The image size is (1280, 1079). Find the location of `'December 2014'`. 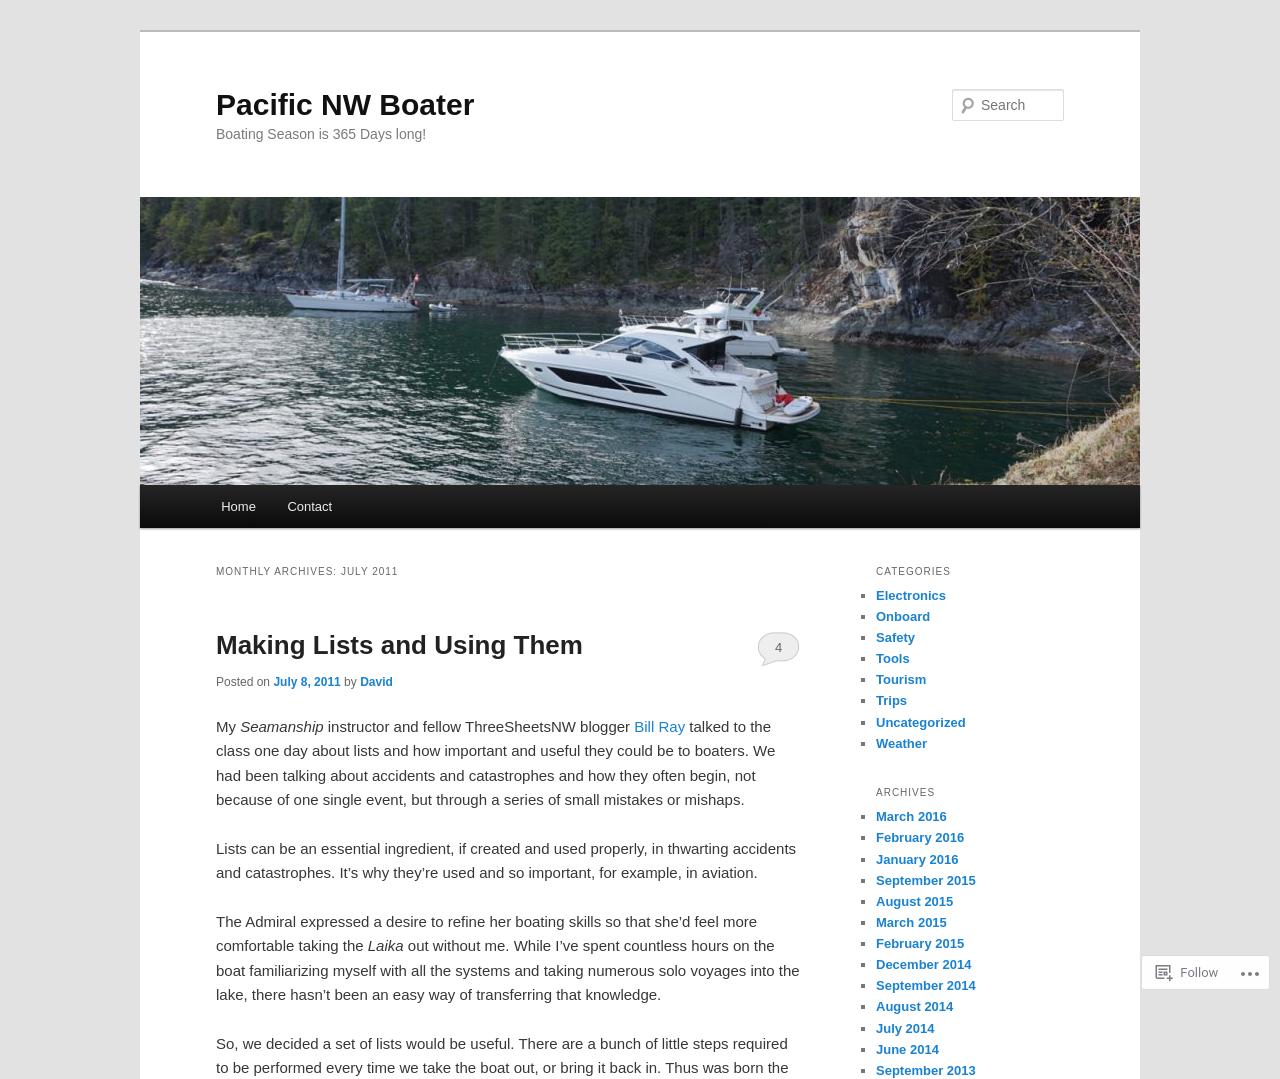

'December 2014' is located at coordinates (922, 963).